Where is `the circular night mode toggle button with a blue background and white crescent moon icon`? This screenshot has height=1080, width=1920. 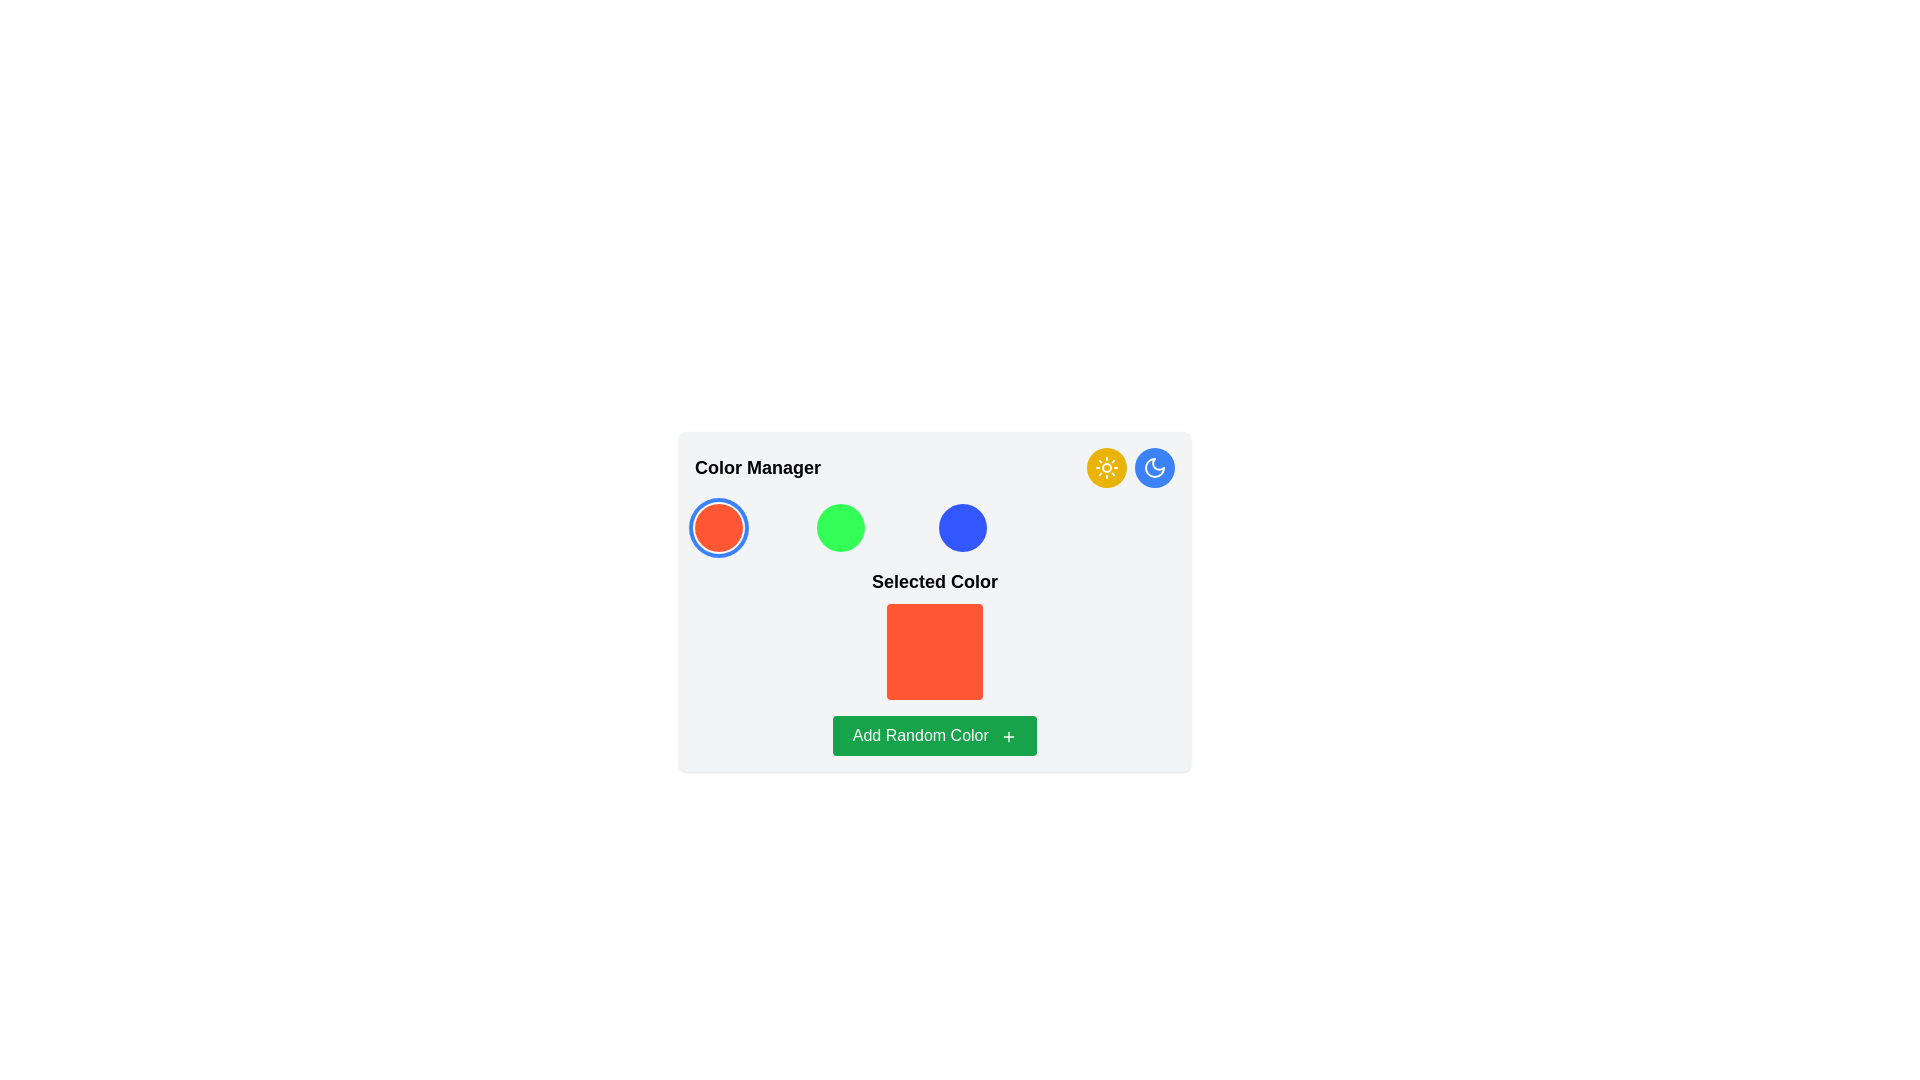
the circular night mode toggle button with a blue background and white crescent moon icon is located at coordinates (1155, 467).